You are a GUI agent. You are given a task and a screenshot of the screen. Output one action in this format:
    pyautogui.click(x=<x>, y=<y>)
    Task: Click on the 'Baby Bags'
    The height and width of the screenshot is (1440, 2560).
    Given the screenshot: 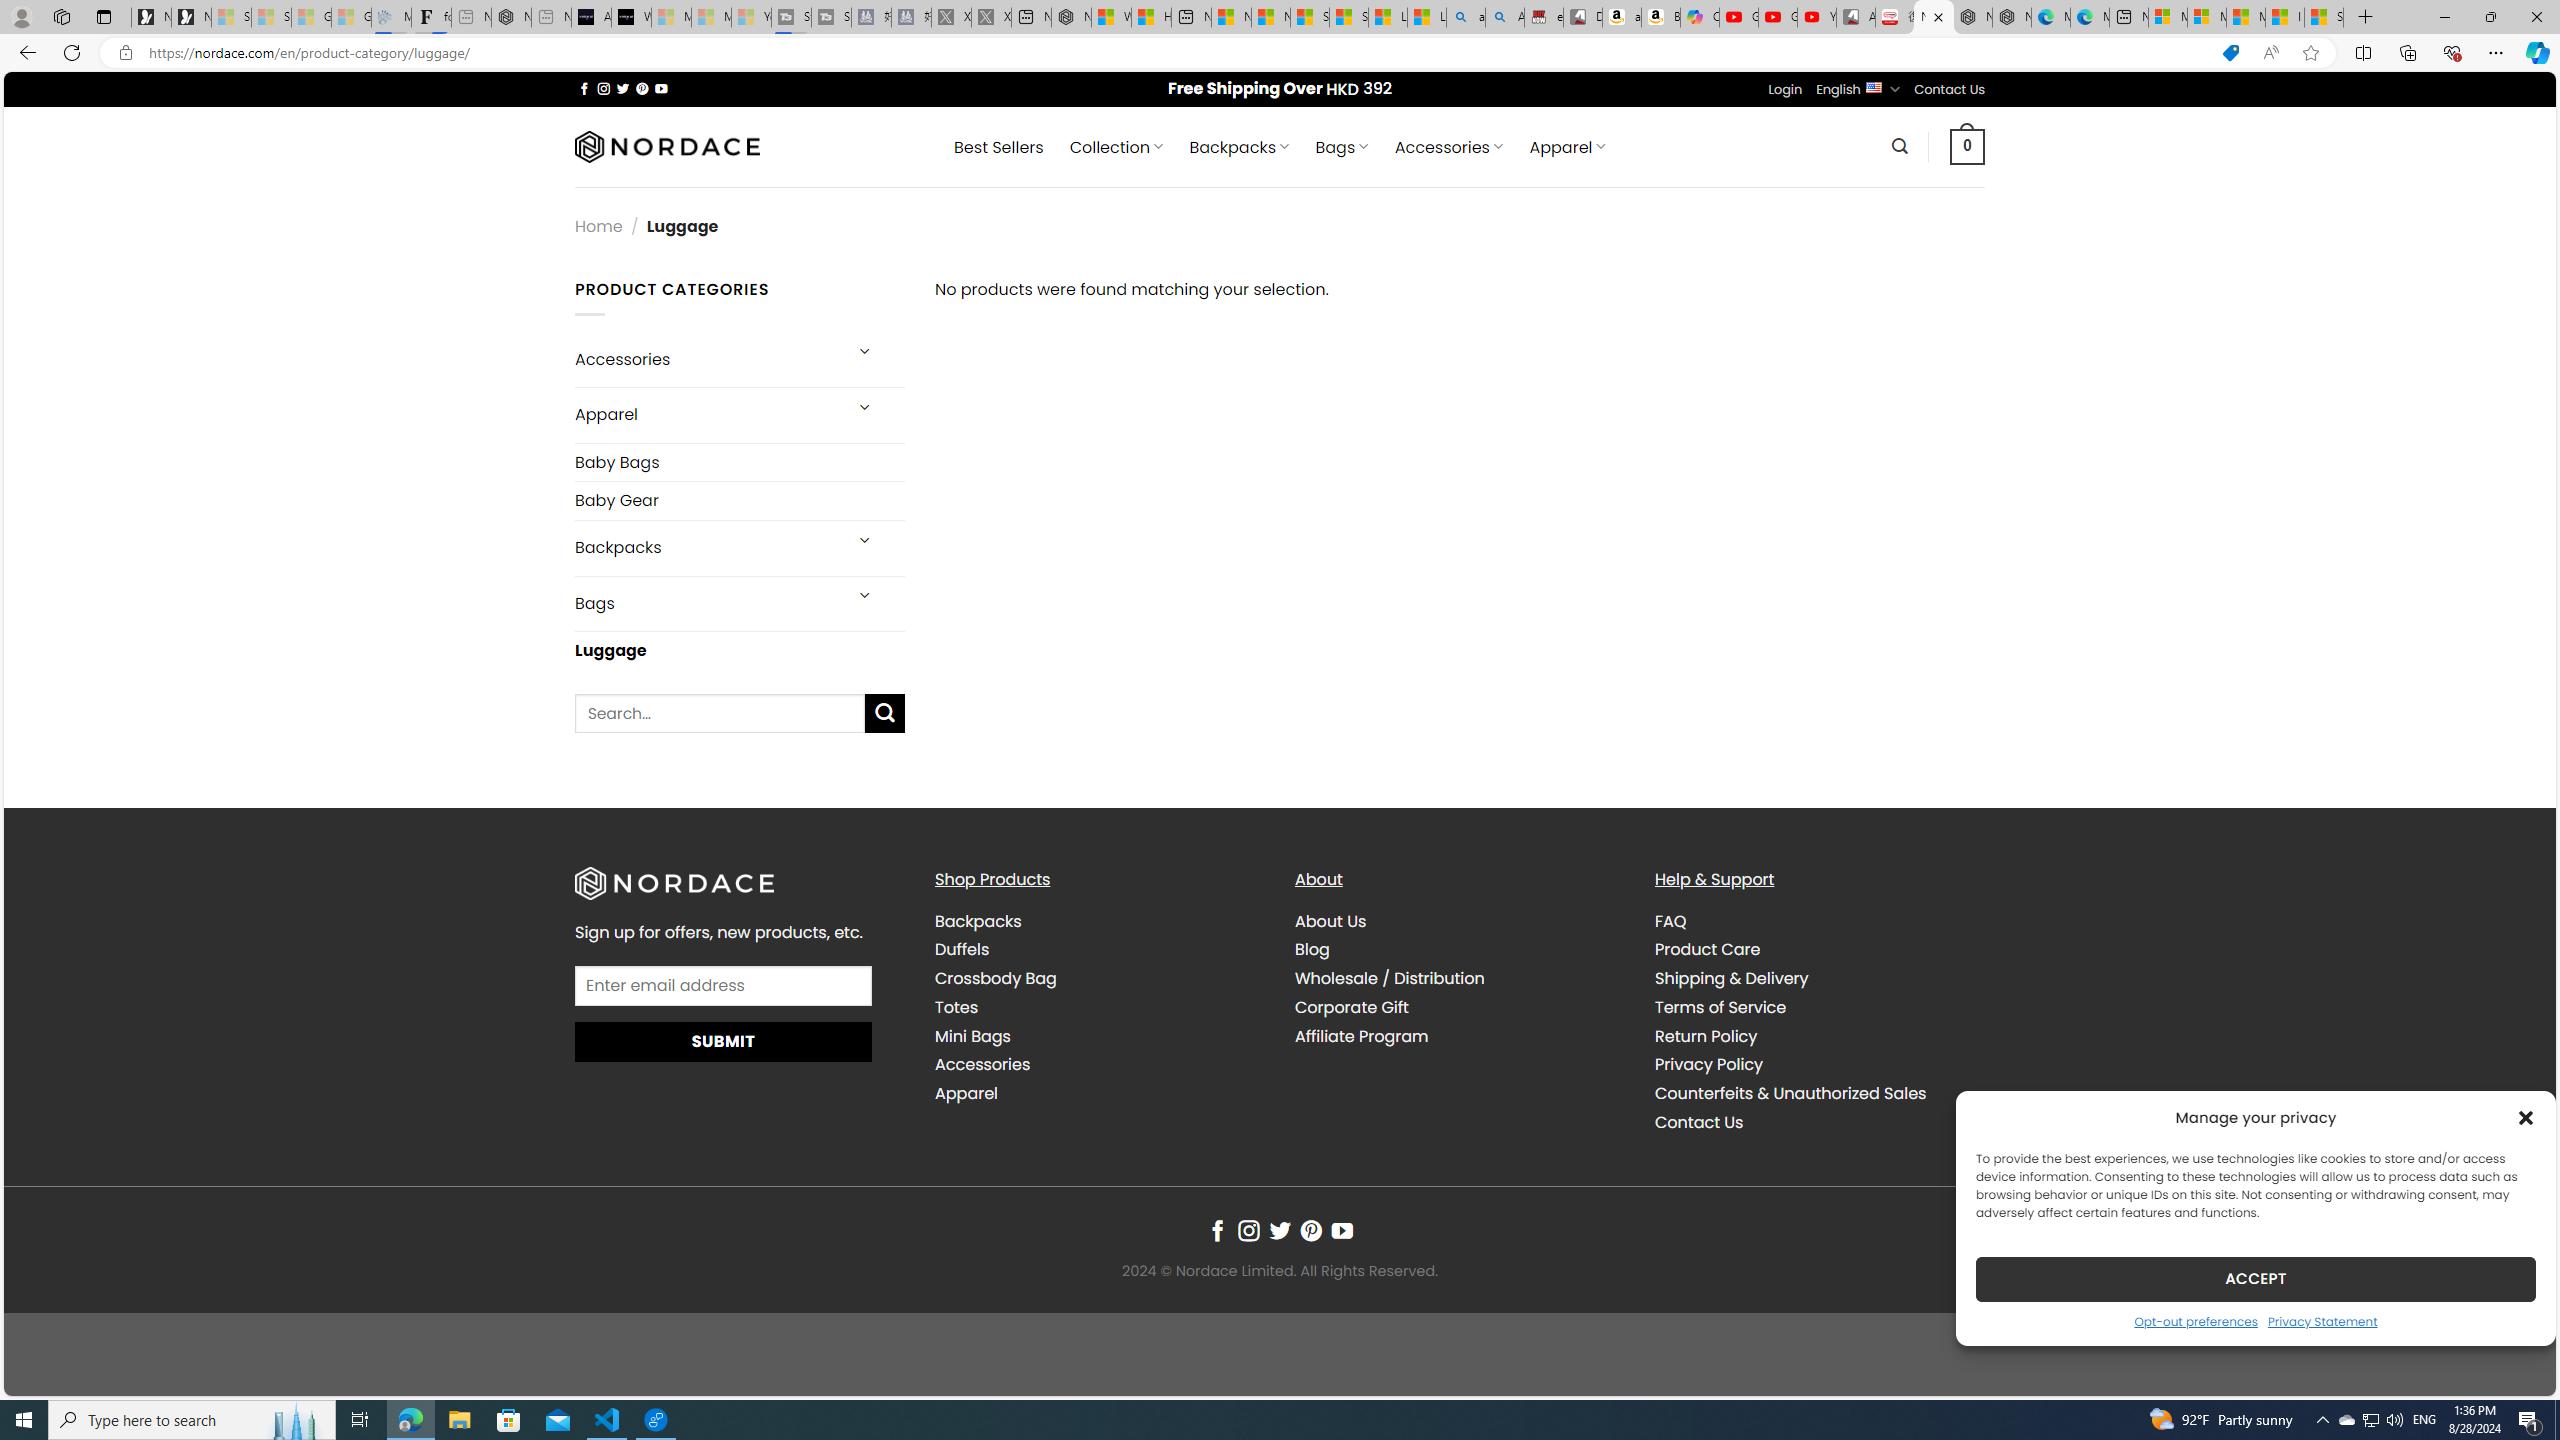 What is the action you would take?
    pyautogui.click(x=741, y=462)
    